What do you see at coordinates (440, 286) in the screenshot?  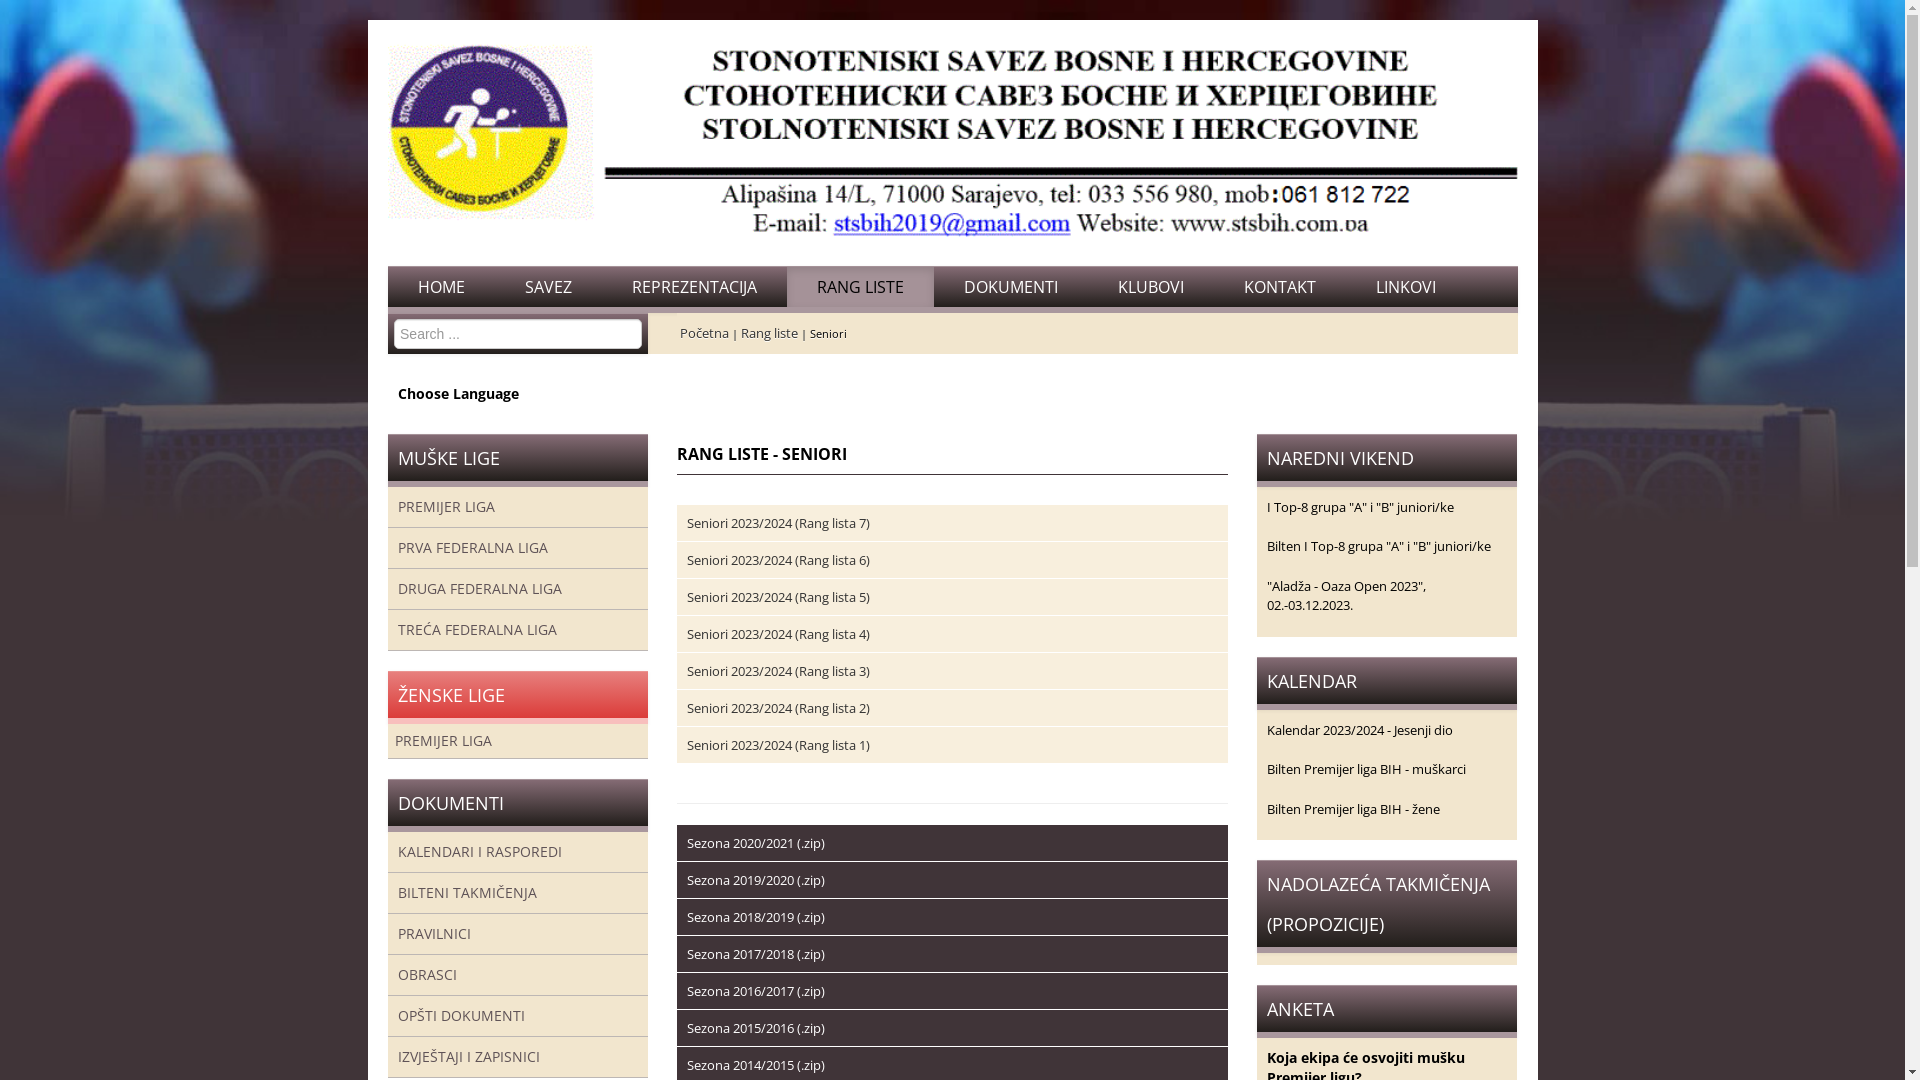 I see `'HOME'` at bounding box center [440, 286].